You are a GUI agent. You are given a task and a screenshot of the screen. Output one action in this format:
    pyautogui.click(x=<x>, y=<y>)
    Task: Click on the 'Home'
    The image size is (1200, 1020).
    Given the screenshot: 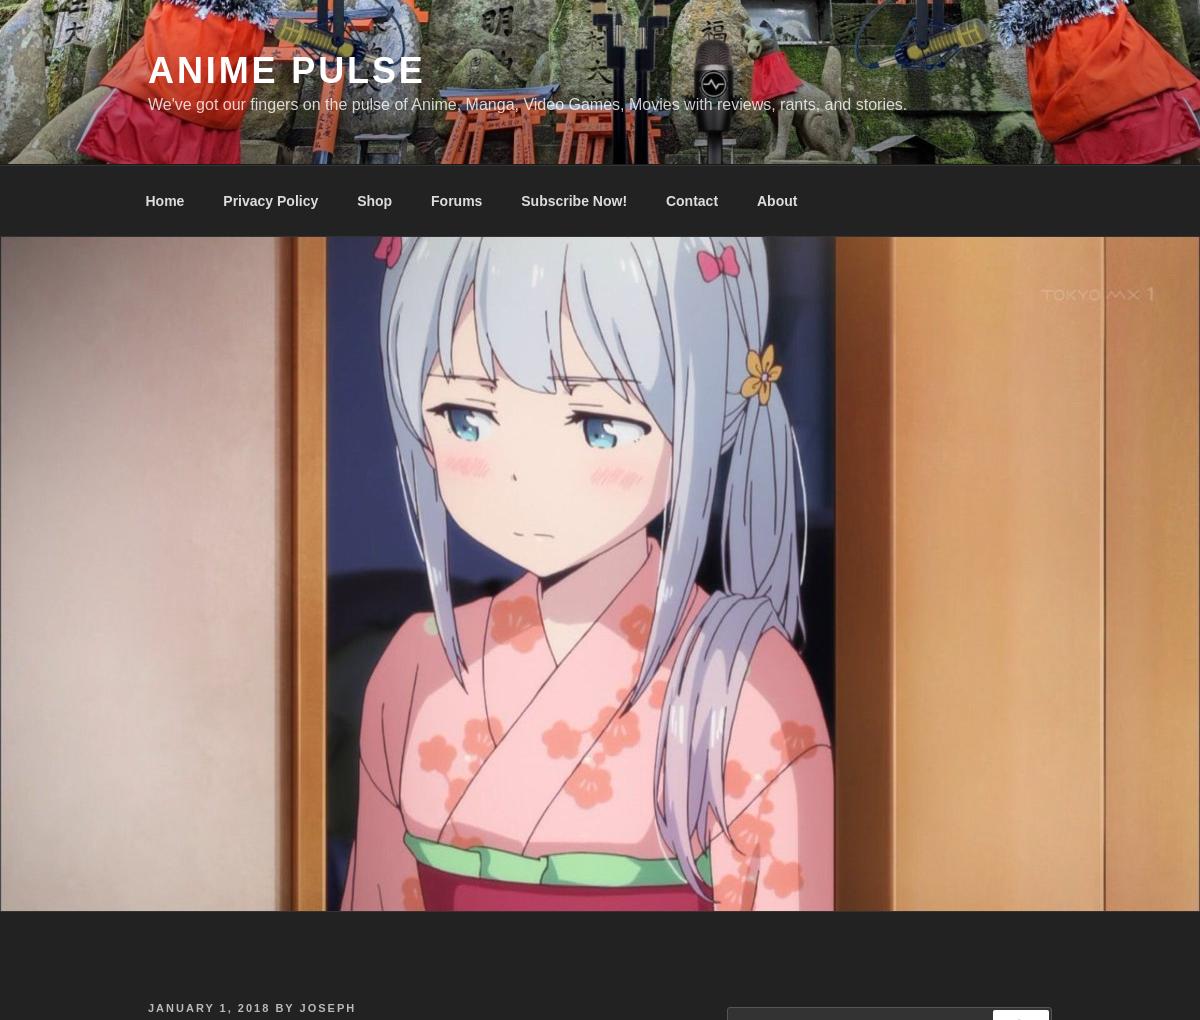 What is the action you would take?
    pyautogui.click(x=163, y=199)
    